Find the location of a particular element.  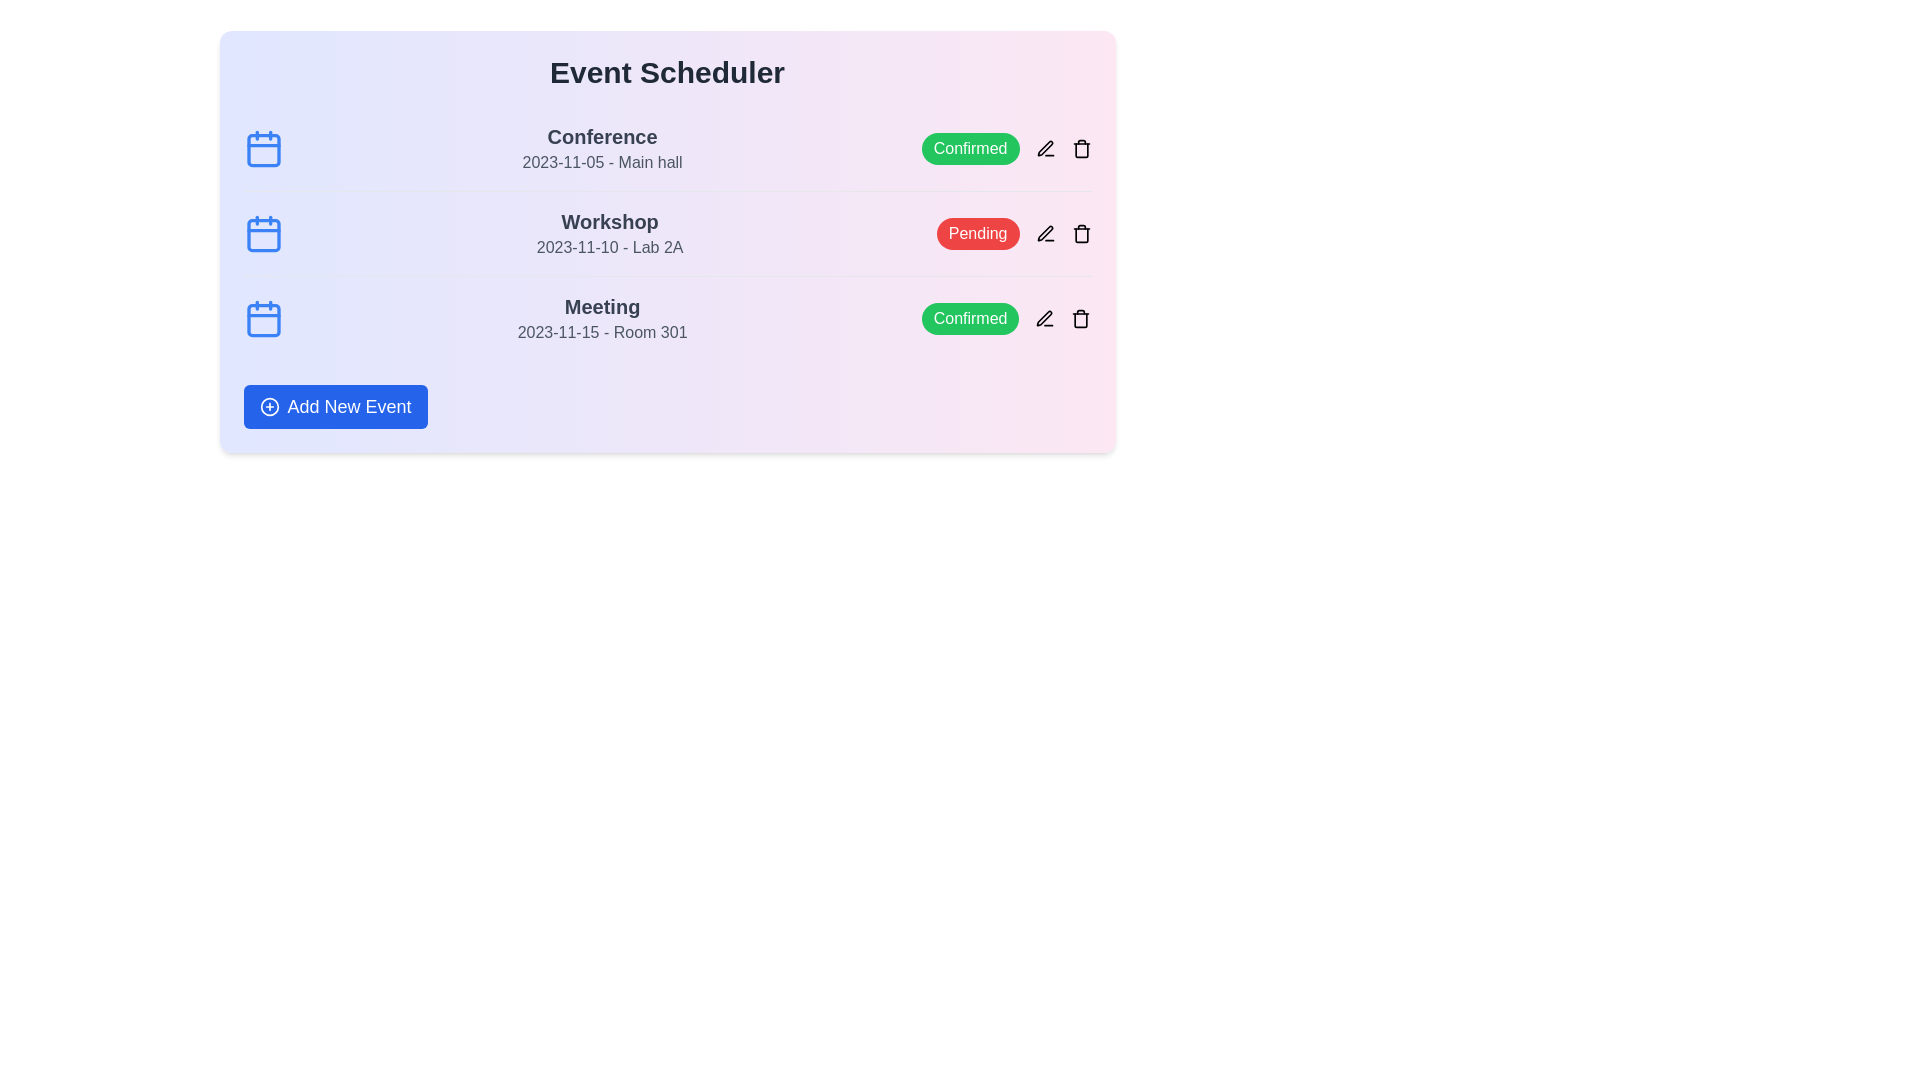

the 'Conference' label which displays the event title prominently at the top of the 'Event Scheduler' section, flanked by a calendar icon on the left and a 'Confirmed' button on the right is located at coordinates (601, 148).